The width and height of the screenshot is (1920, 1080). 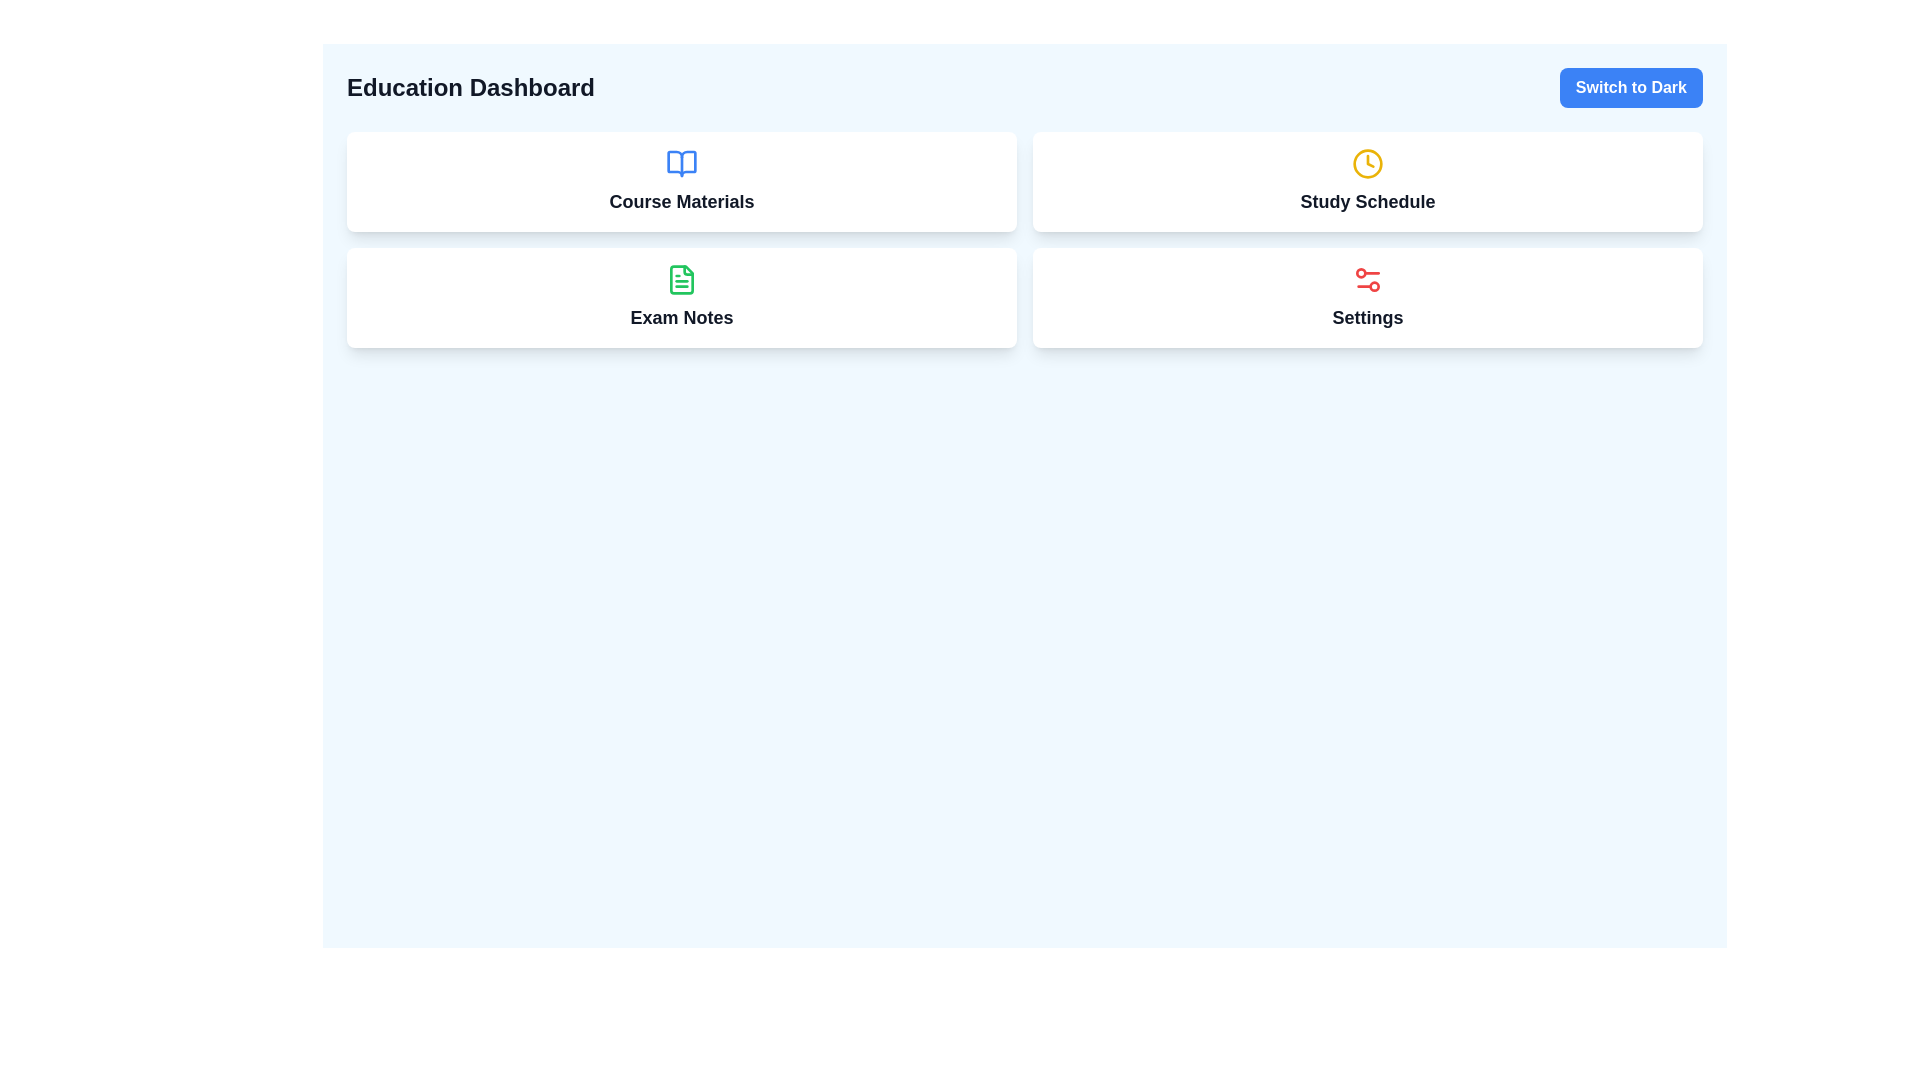 What do you see at coordinates (1367, 163) in the screenshot?
I see `the circular decorative element within the clock icon that is located above the 'Study Schedule' label` at bounding box center [1367, 163].